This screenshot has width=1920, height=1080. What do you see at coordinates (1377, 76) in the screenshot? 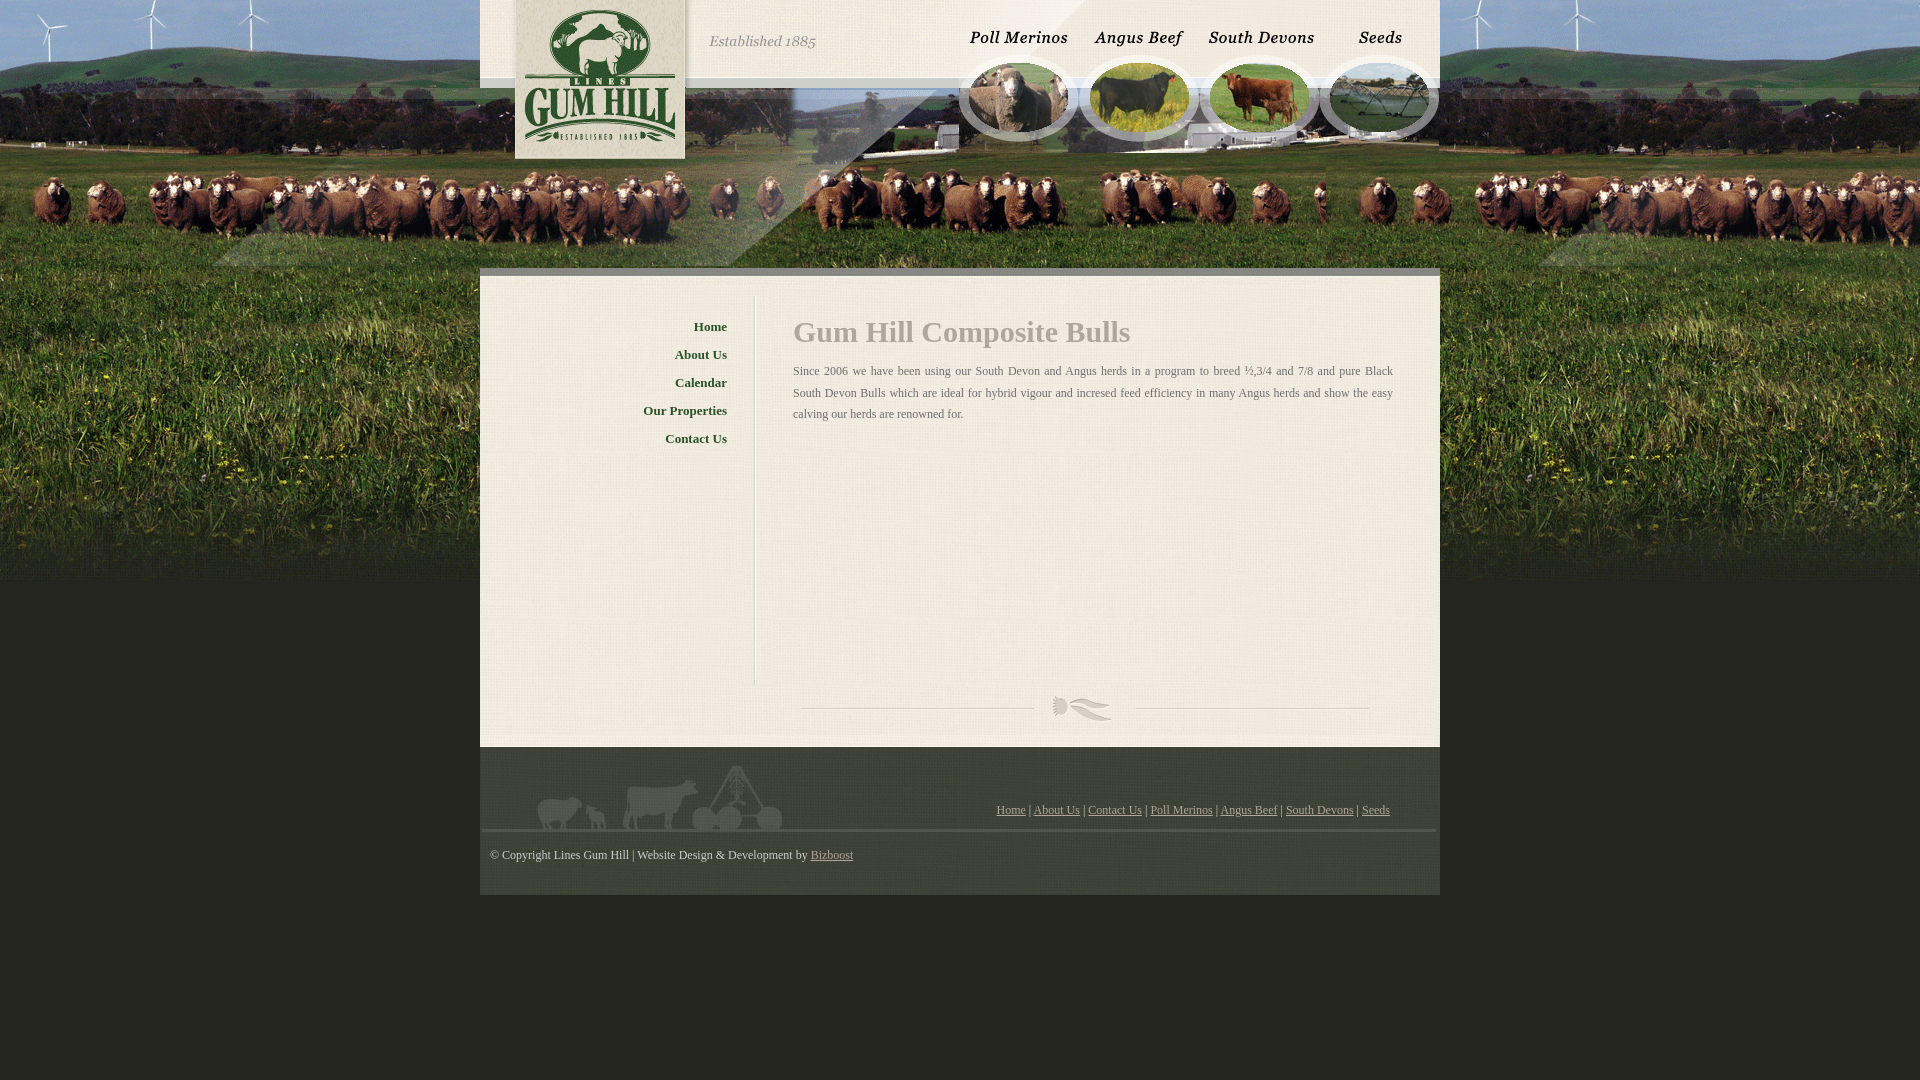
I see `'SEEDS'` at bounding box center [1377, 76].